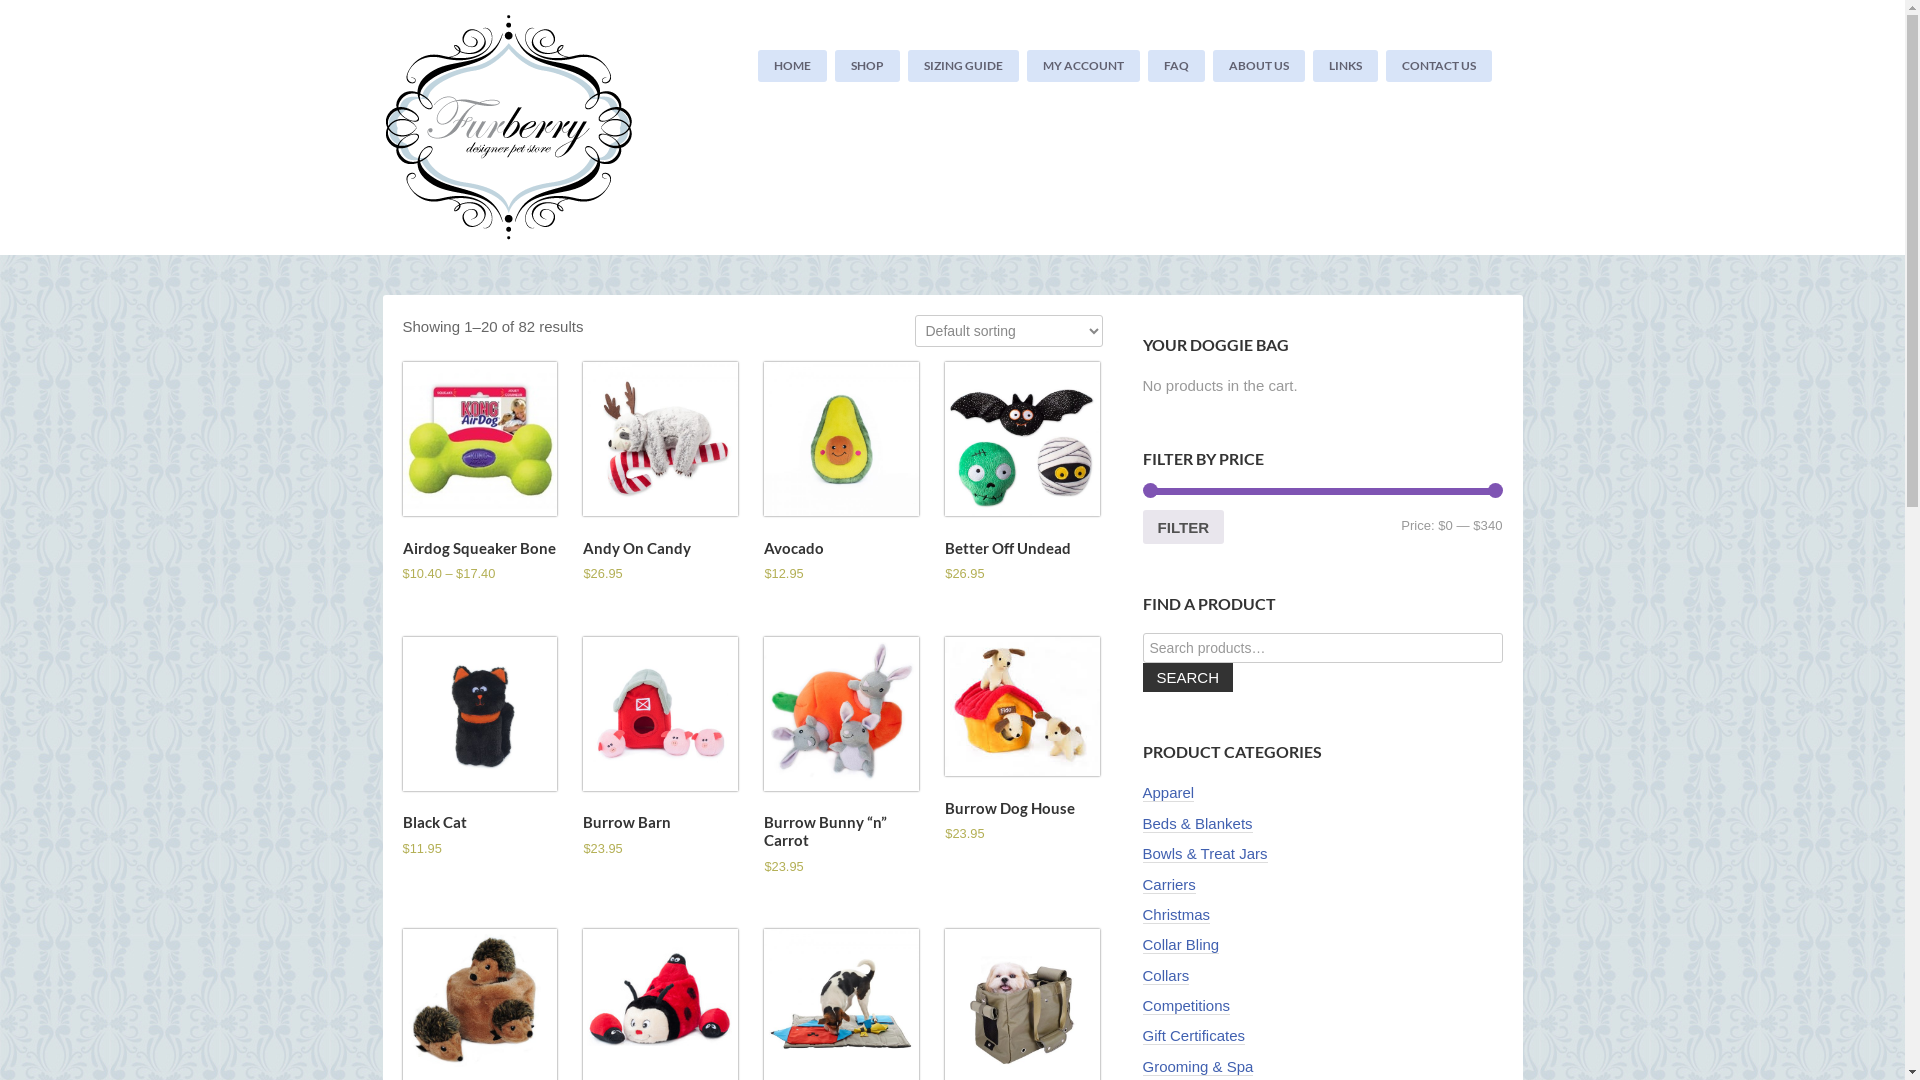 Image resolution: width=1920 pixels, height=1080 pixels. Describe the element at coordinates (1185, 1006) in the screenshot. I see `'Competitions'` at that location.